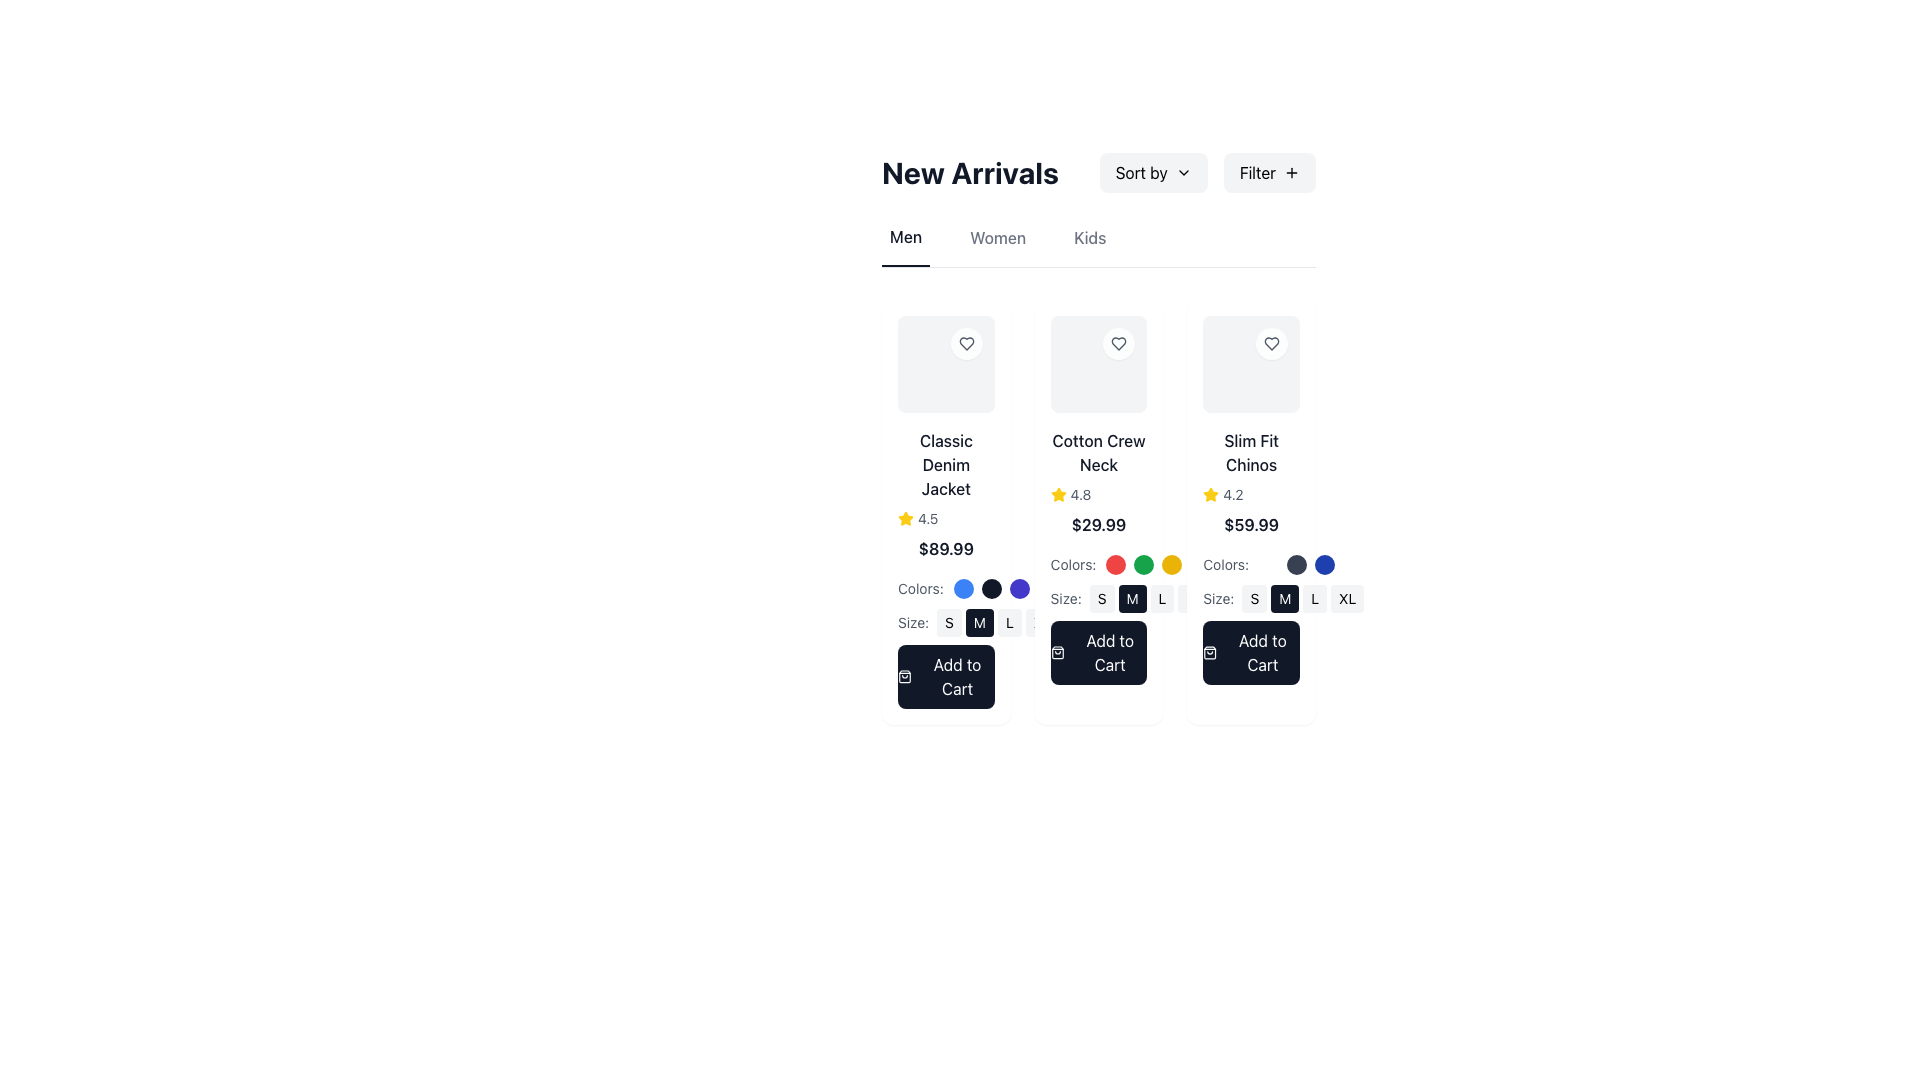  Describe the element at coordinates (1098, 556) in the screenshot. I see `the color circle option in the 'Cotton Crew Neck' product card, which is the second product card under the 'New Arrivals' section` at that location.